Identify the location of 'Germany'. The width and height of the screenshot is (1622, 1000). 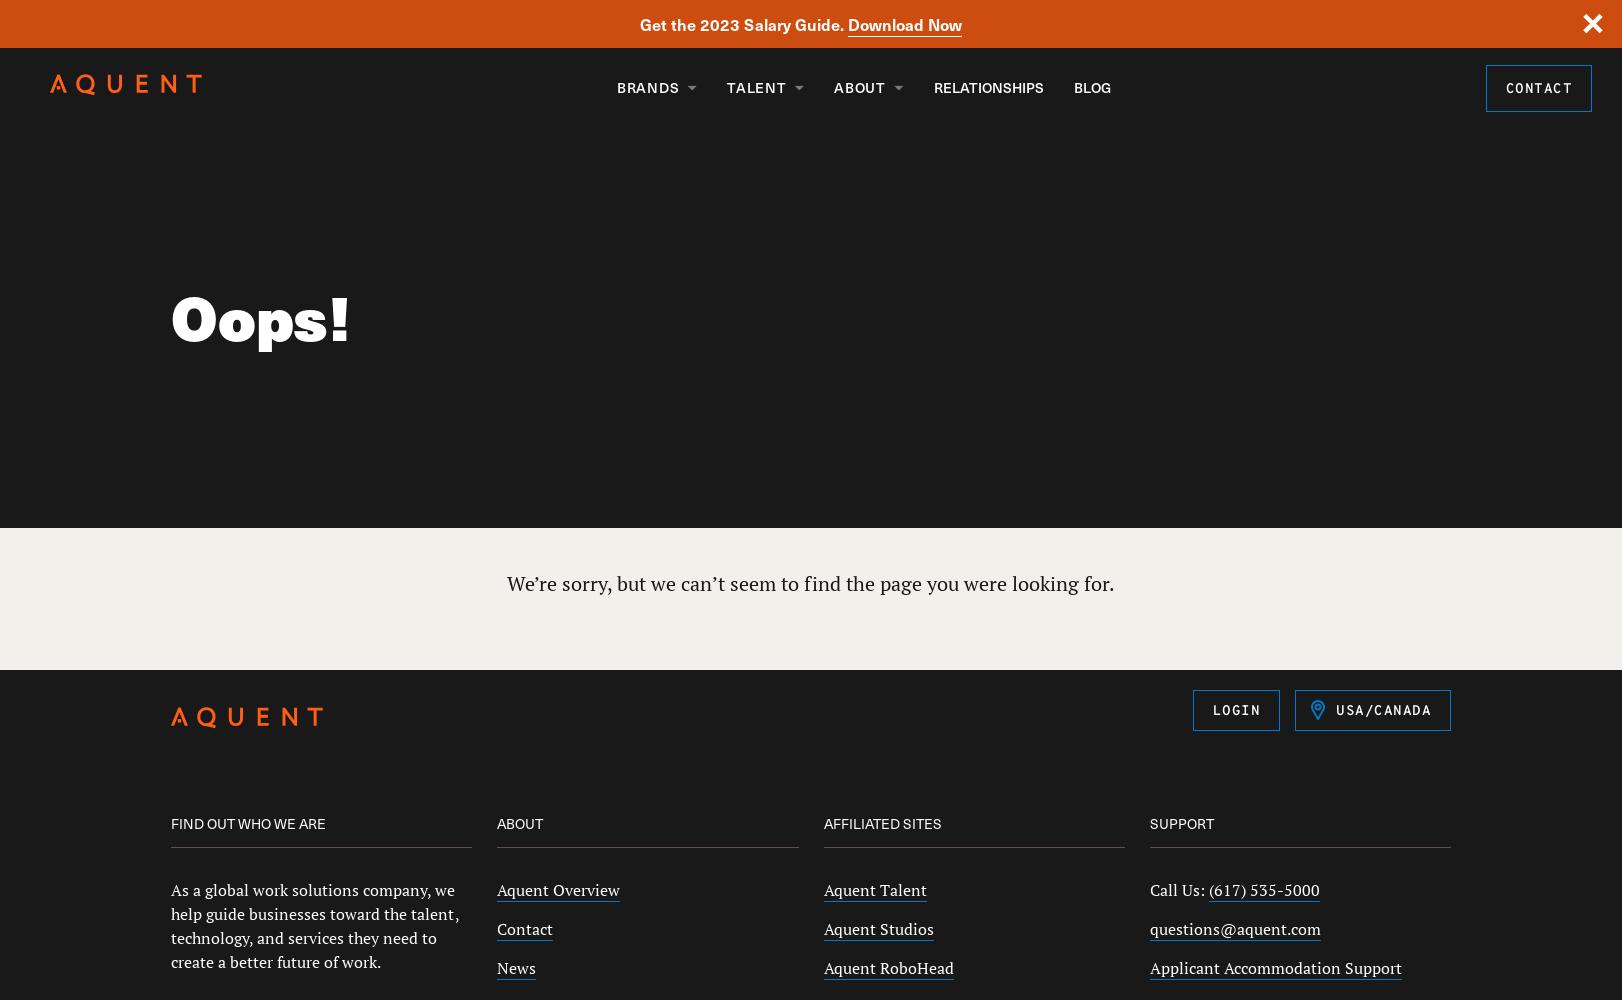
(1355, 971).